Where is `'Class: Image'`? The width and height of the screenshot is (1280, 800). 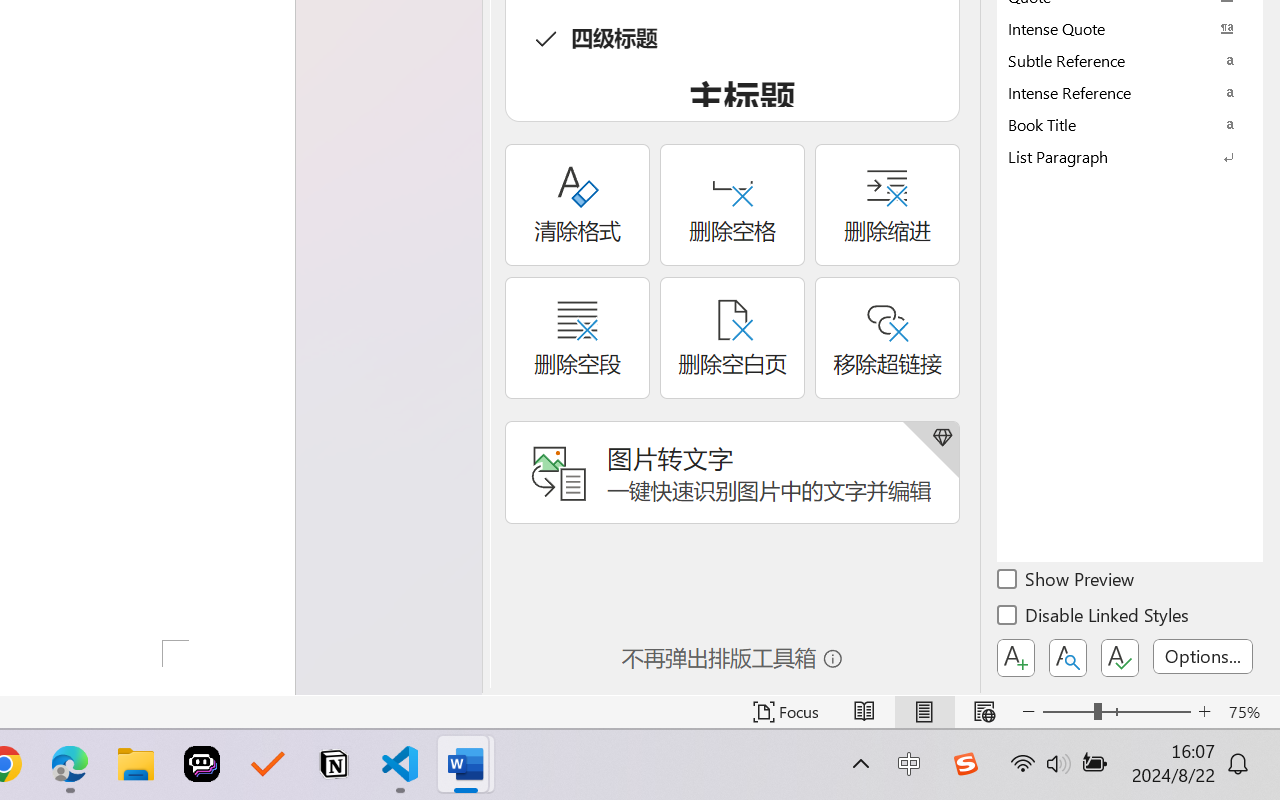 'Class: Image' is located at coordinates (965, 764).